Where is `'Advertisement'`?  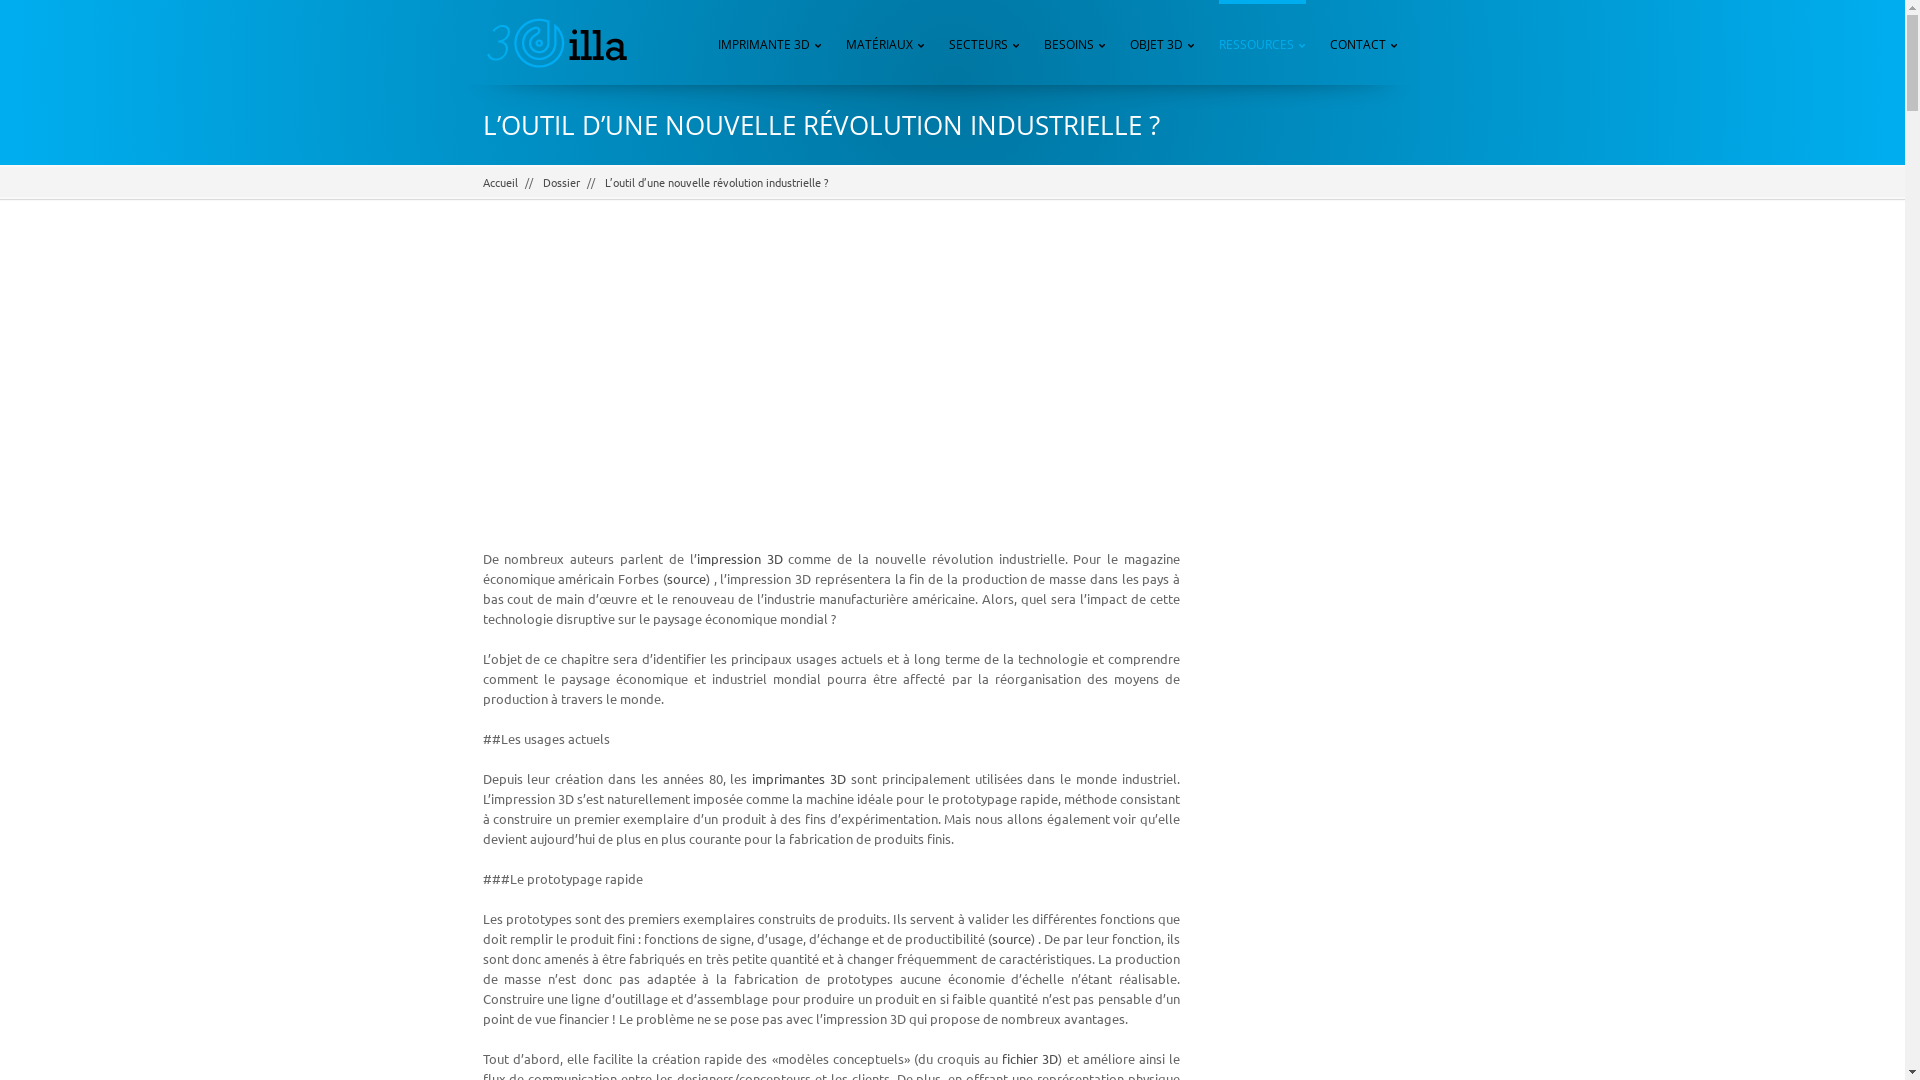
'Advertisement' is located at coordinates (830, 389).